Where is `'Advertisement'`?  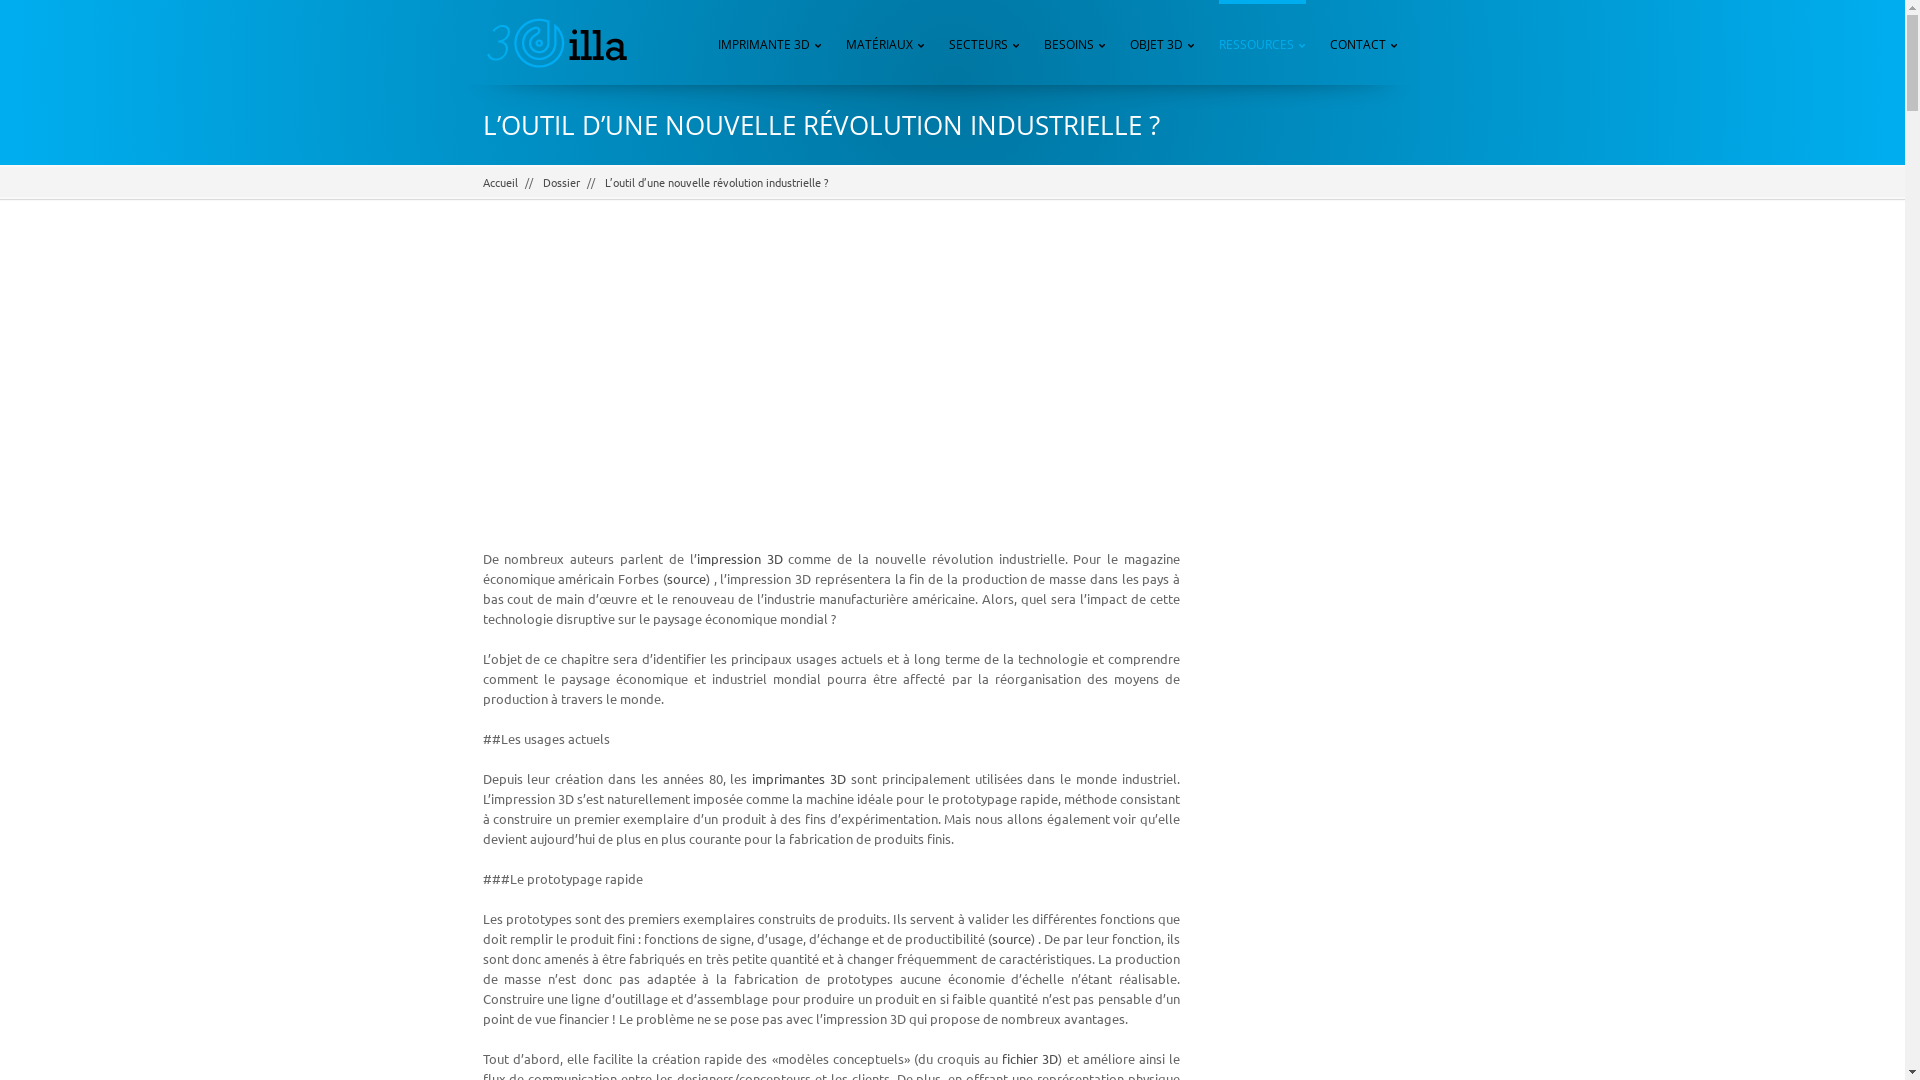
'Advertisement' is located at coordinates (830, 389).